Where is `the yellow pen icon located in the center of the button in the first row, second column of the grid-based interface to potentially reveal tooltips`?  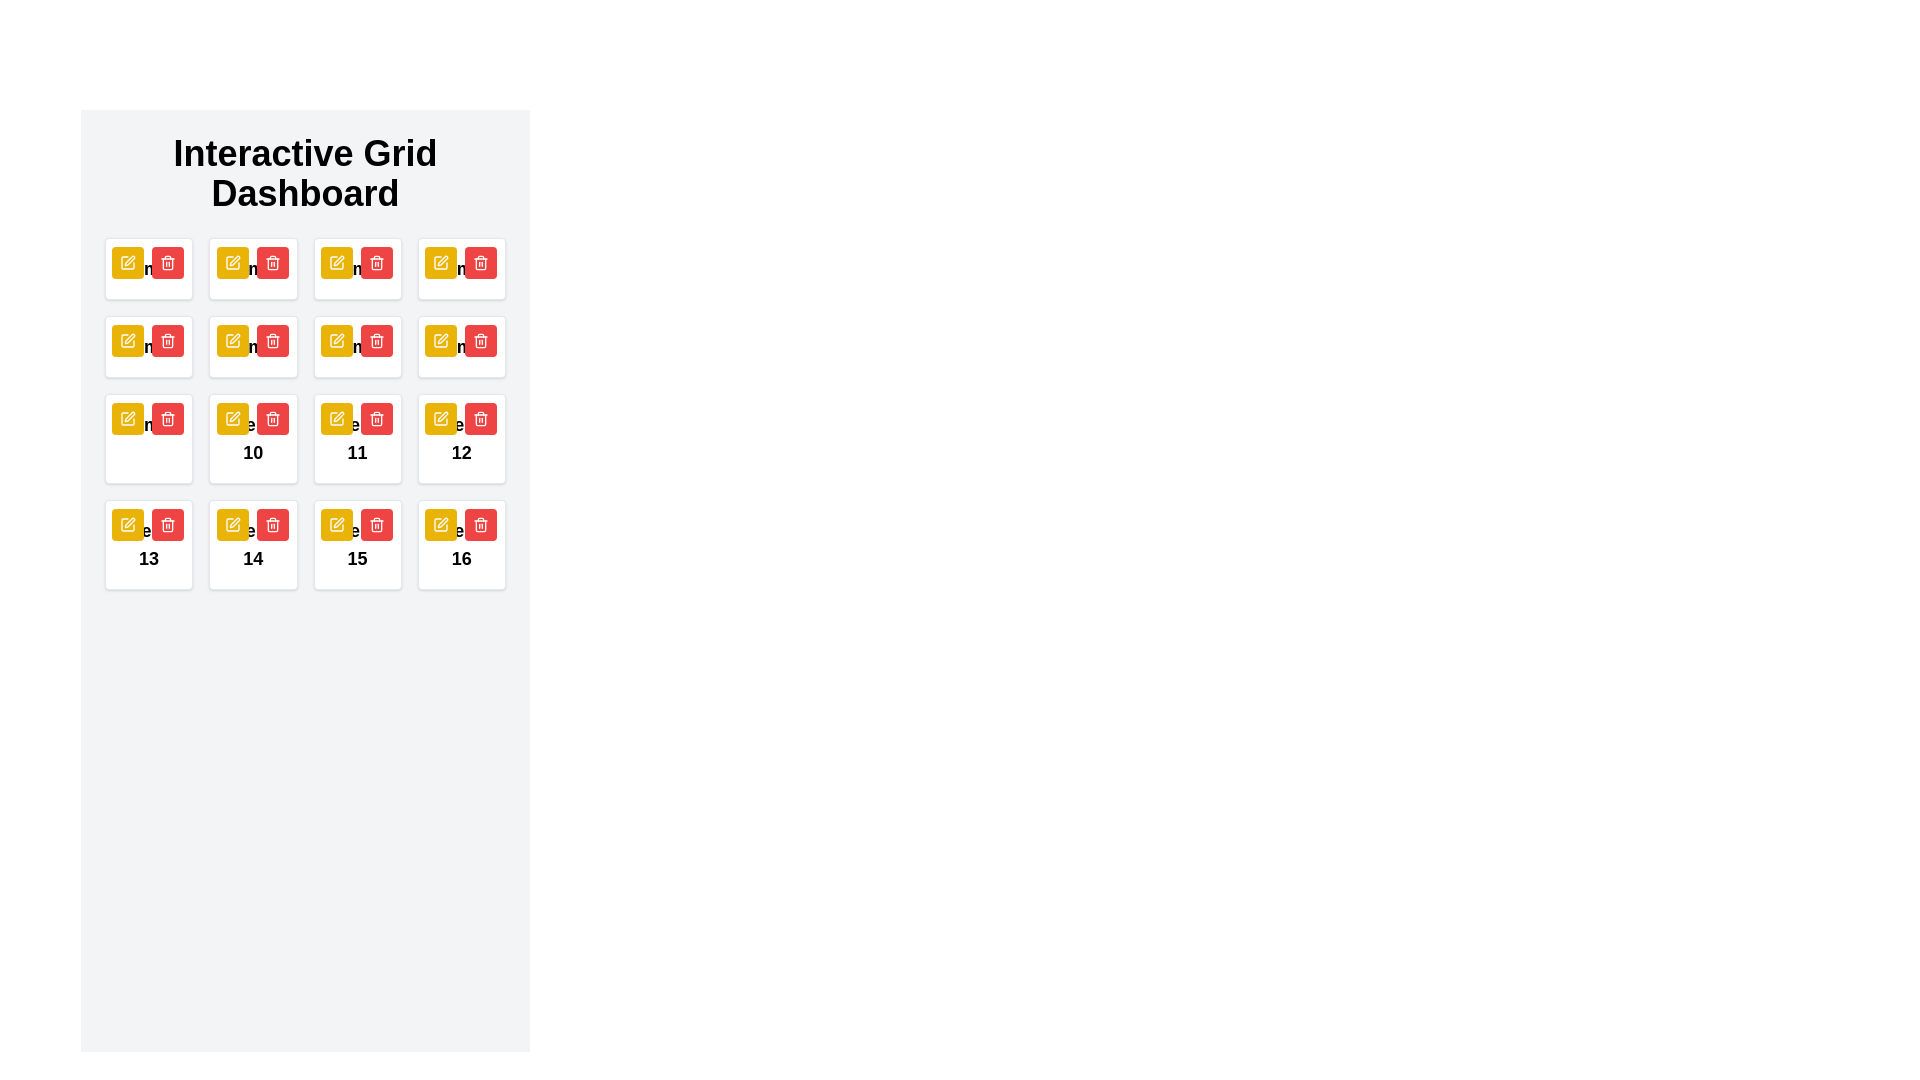 the yellow pen icon located in the center of the button in the first row, second column of the grid-based interface to potentially reveal tooltips is located at coordinates (232, 261).